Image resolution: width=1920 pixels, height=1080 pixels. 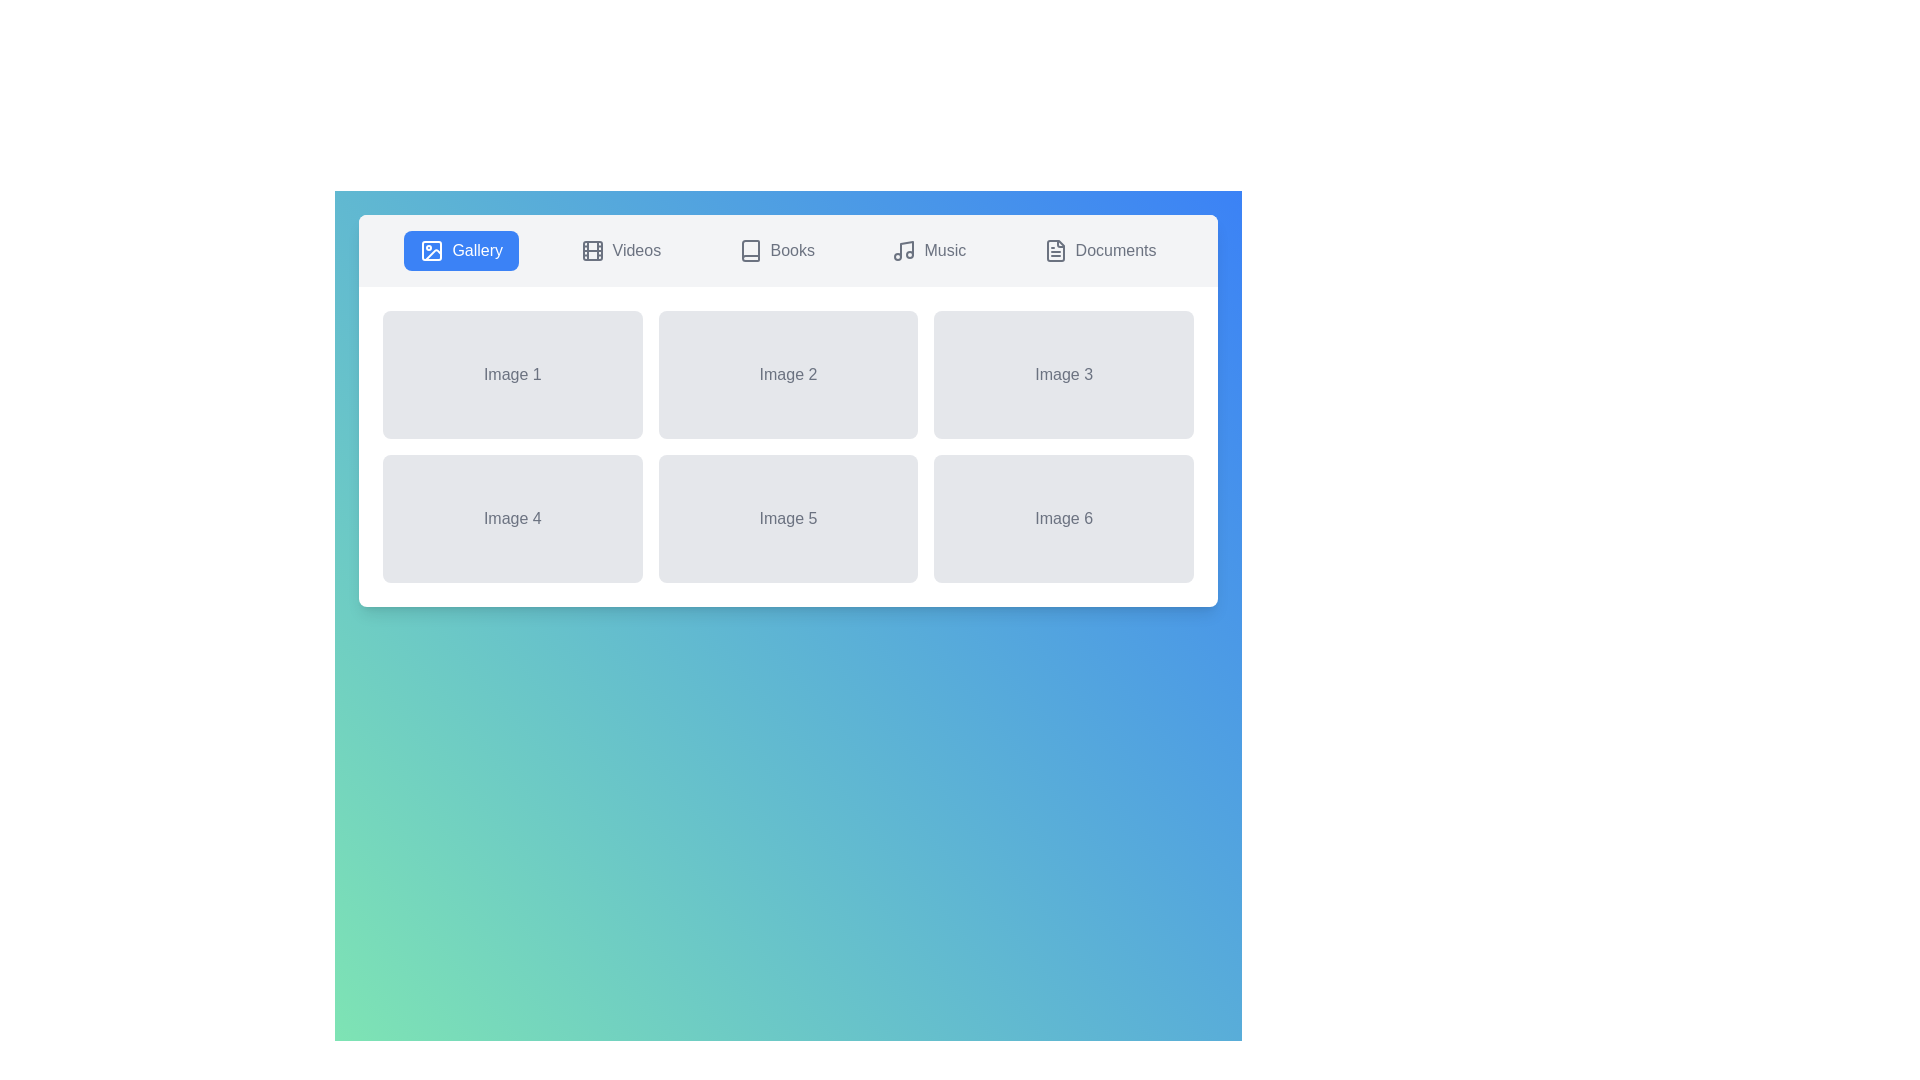 What do you see at coordinates (787, 446) in the screenshot?
I see `the individual cards in the grid layout displaying six cards arranged in two rows` at bounding box center [787, 446].